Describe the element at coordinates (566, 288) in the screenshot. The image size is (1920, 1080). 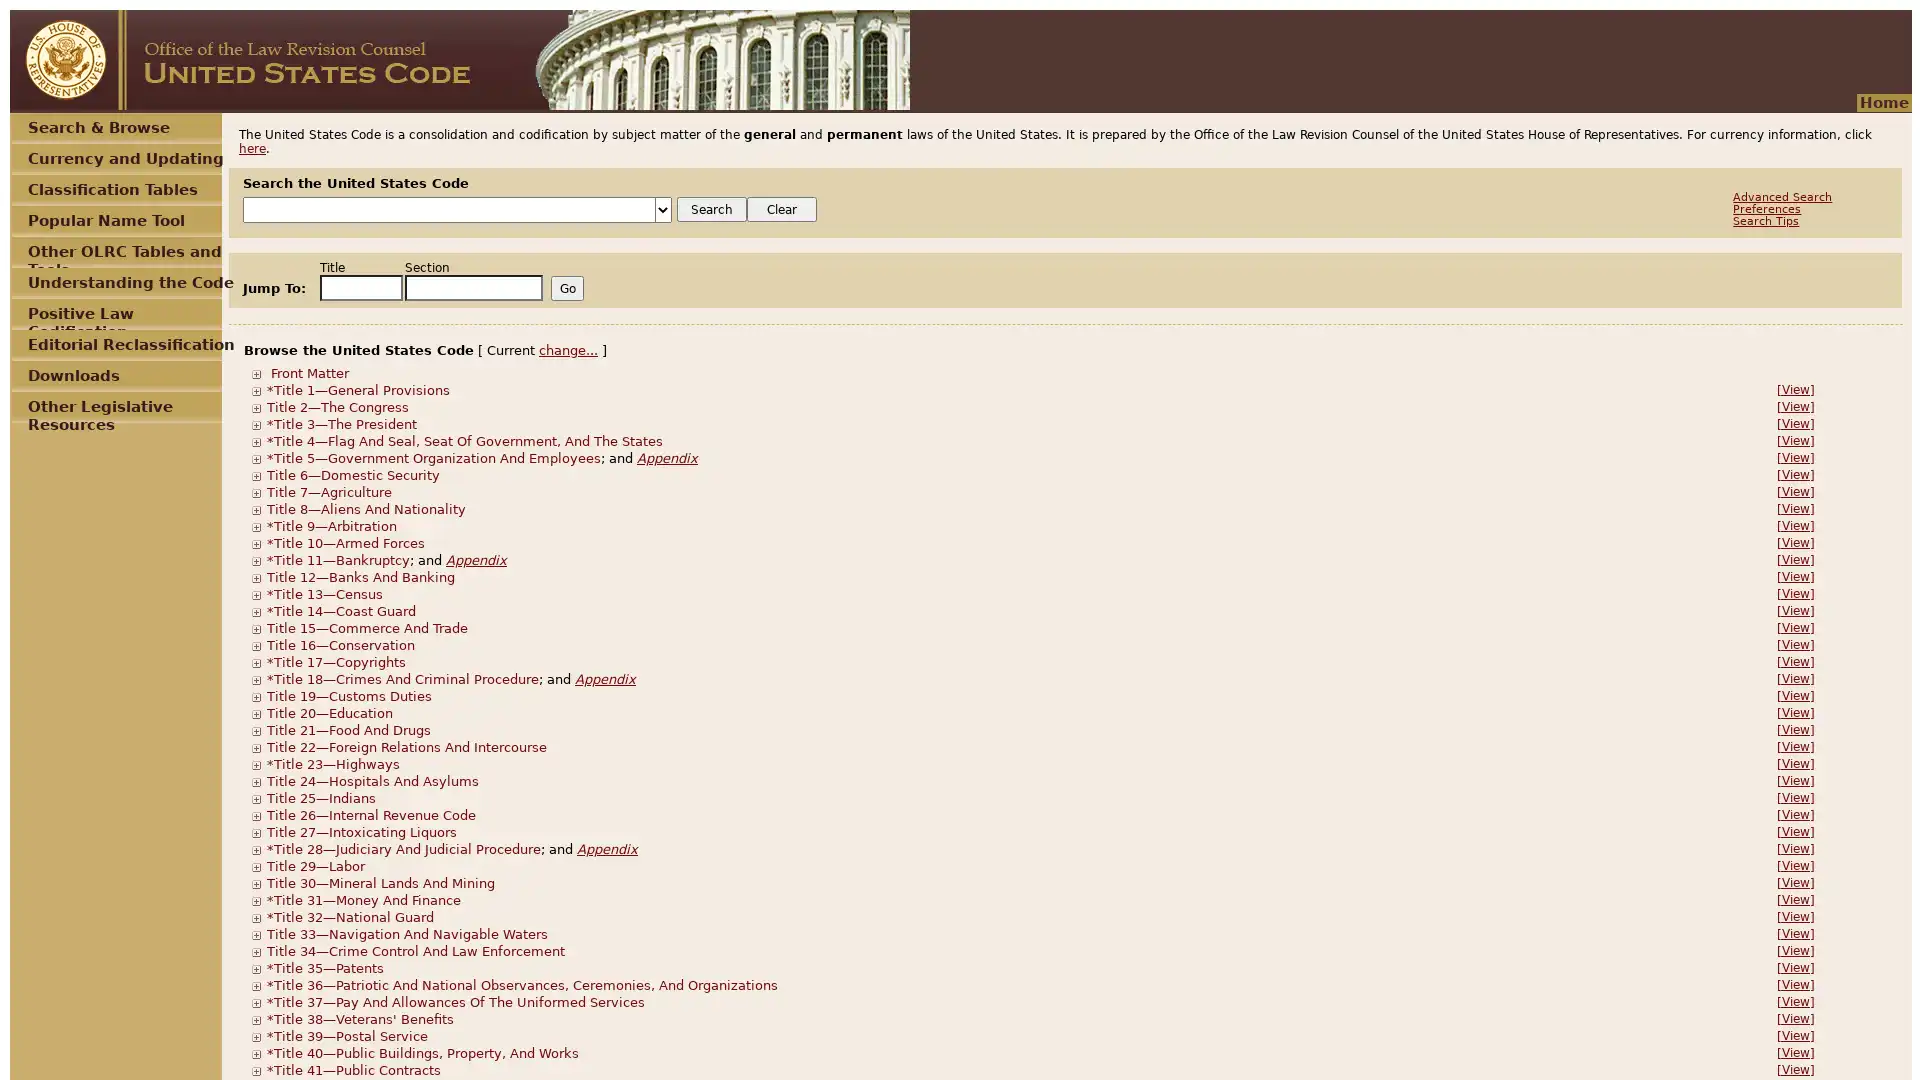
I see `Go` at that location.